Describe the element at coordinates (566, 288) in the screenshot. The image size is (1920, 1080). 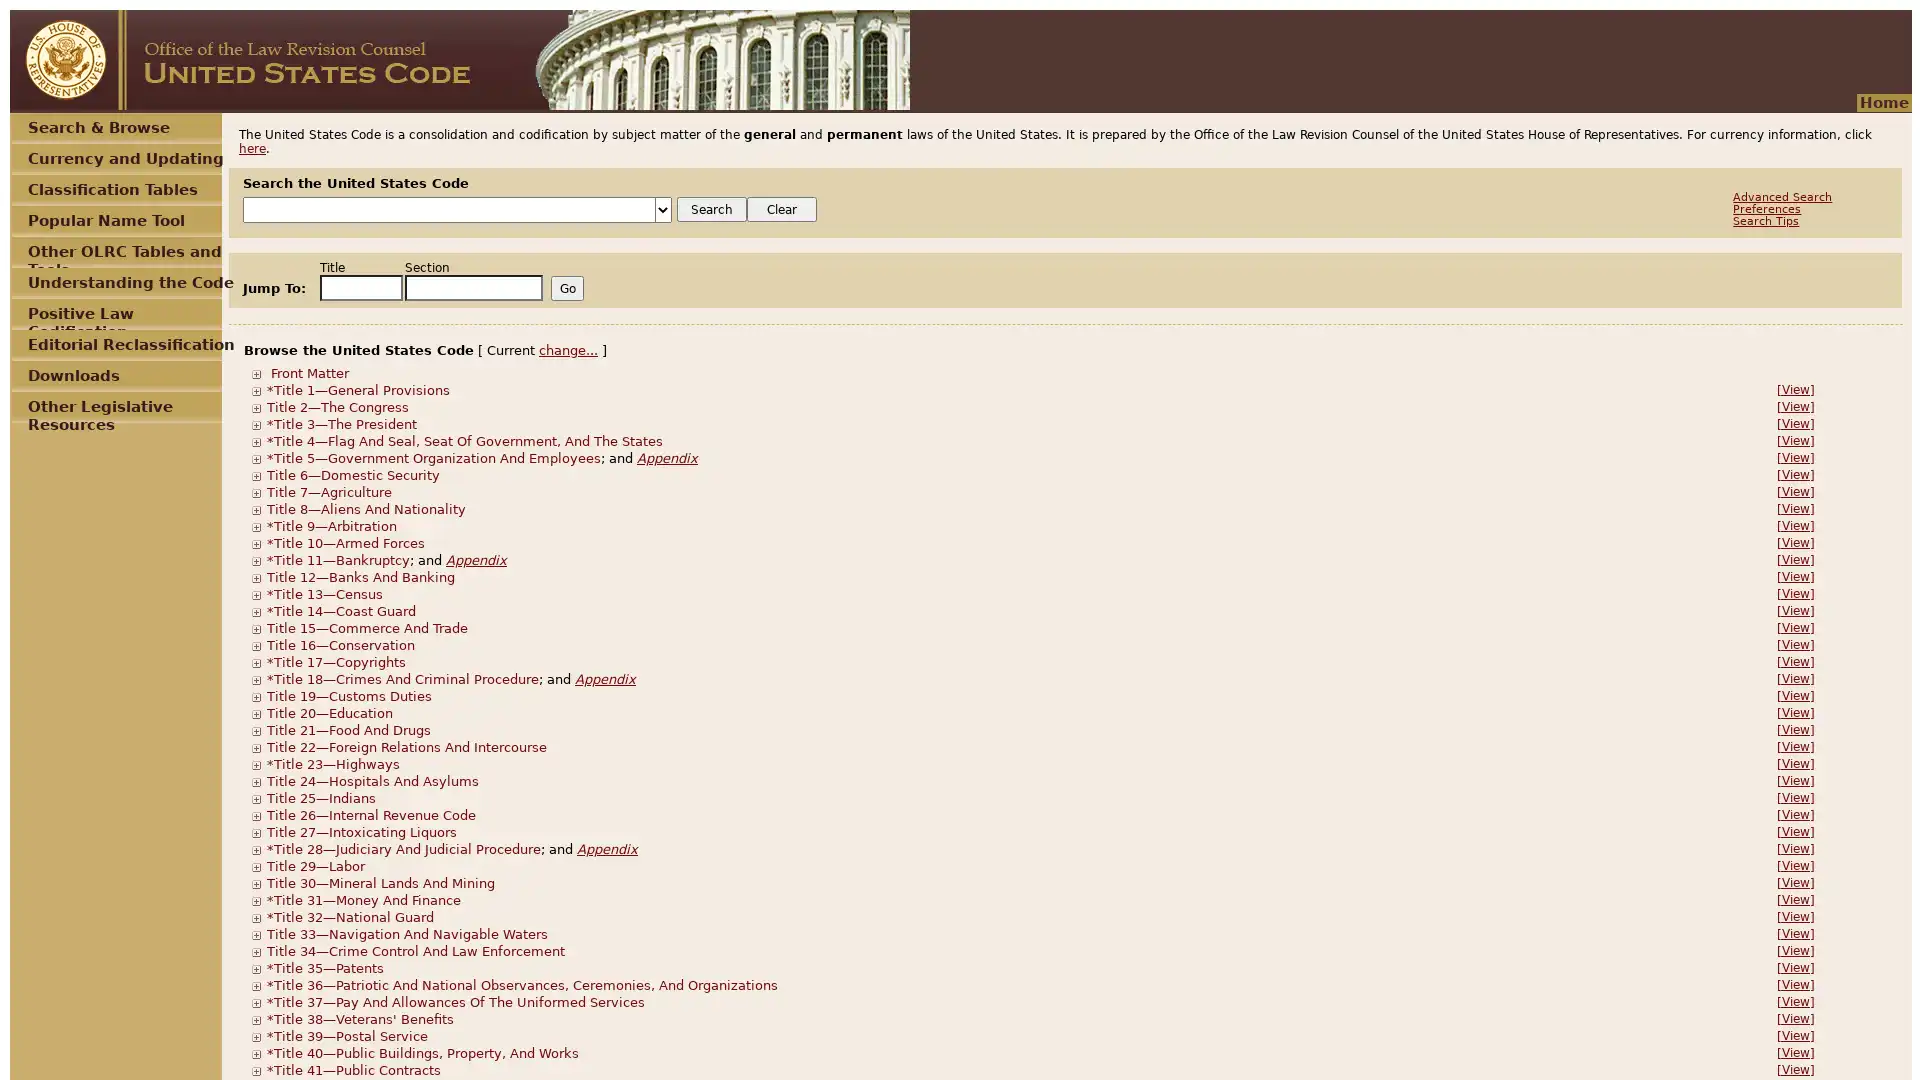
I see `Go` at that location.